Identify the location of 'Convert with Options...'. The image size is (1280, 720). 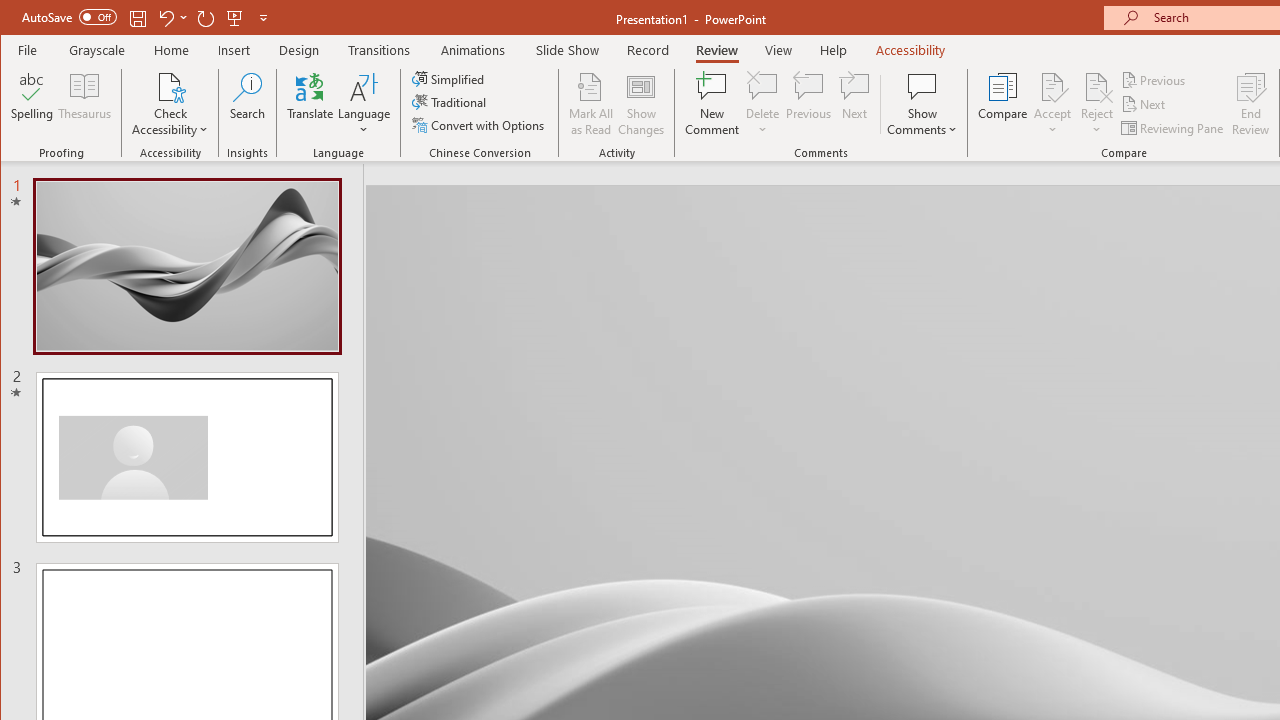
(480, 125).